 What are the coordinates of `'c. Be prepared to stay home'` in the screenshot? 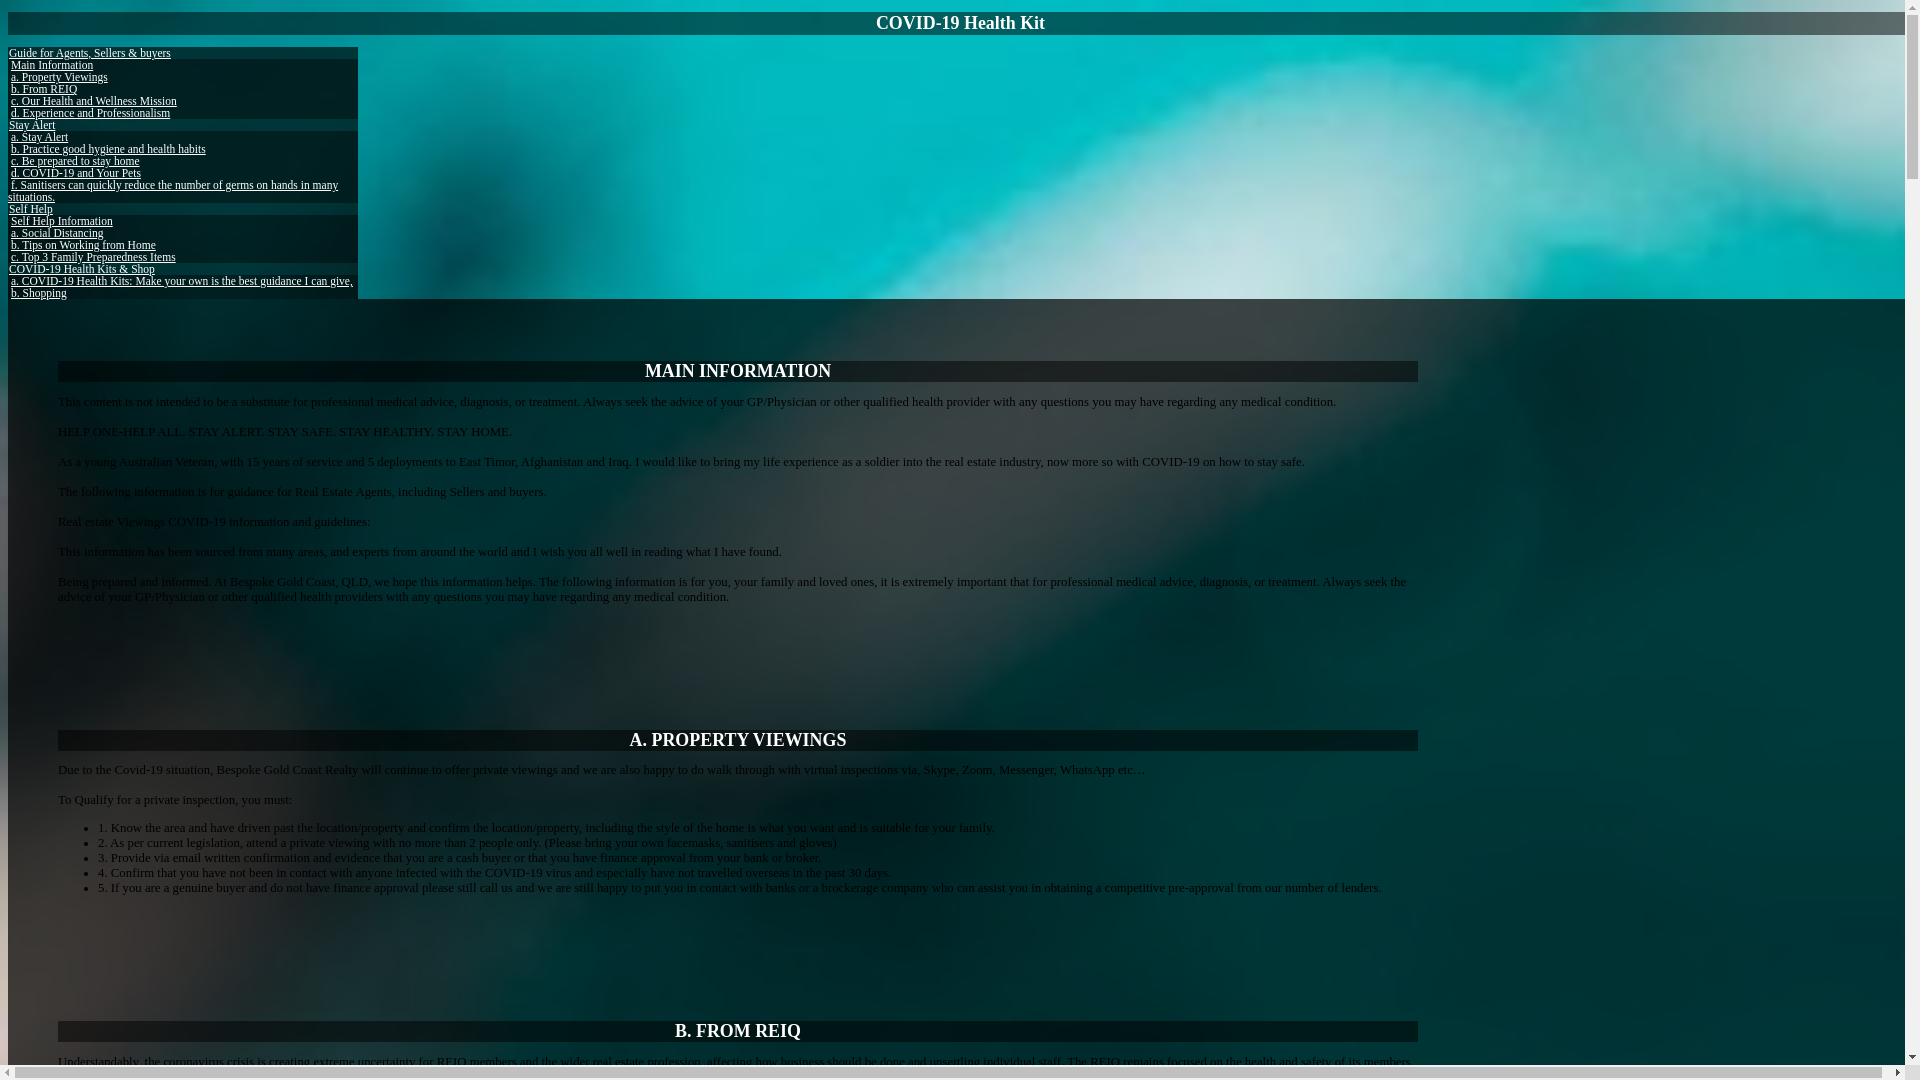 It's located at (75, 160).